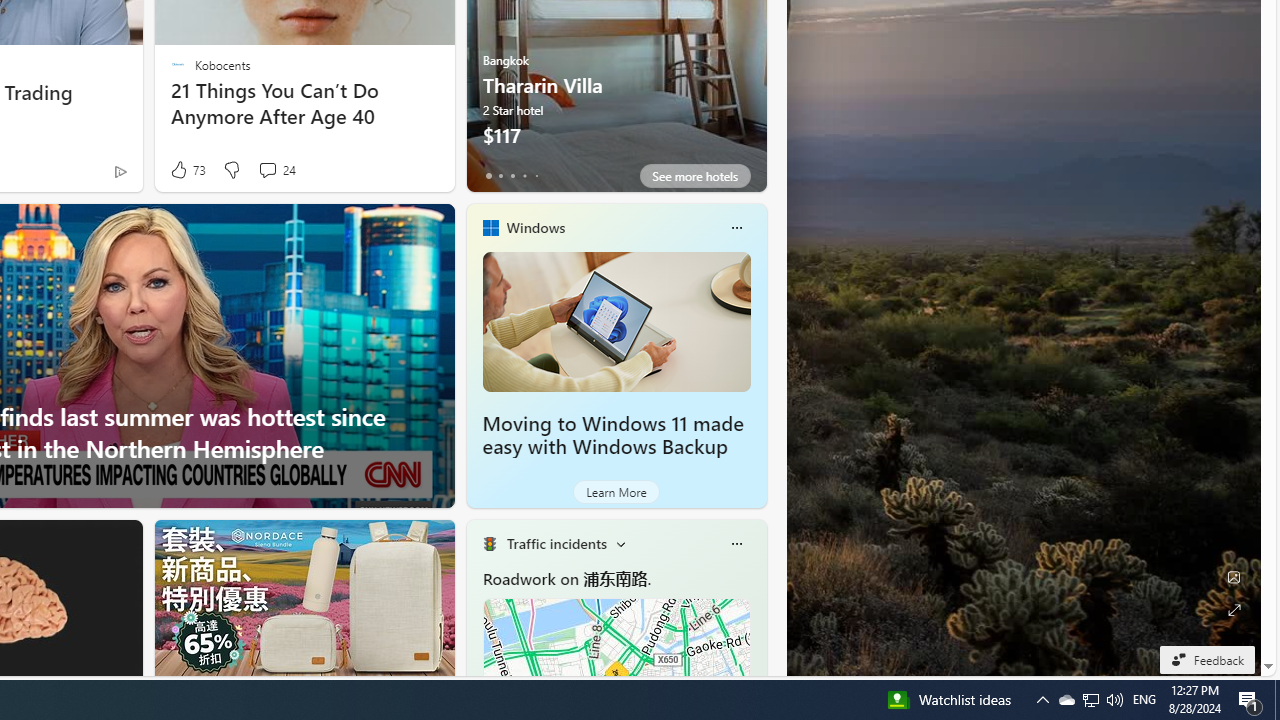 The image size is (1280, 720). I want to click on 'tab-2', so click(512, 175).